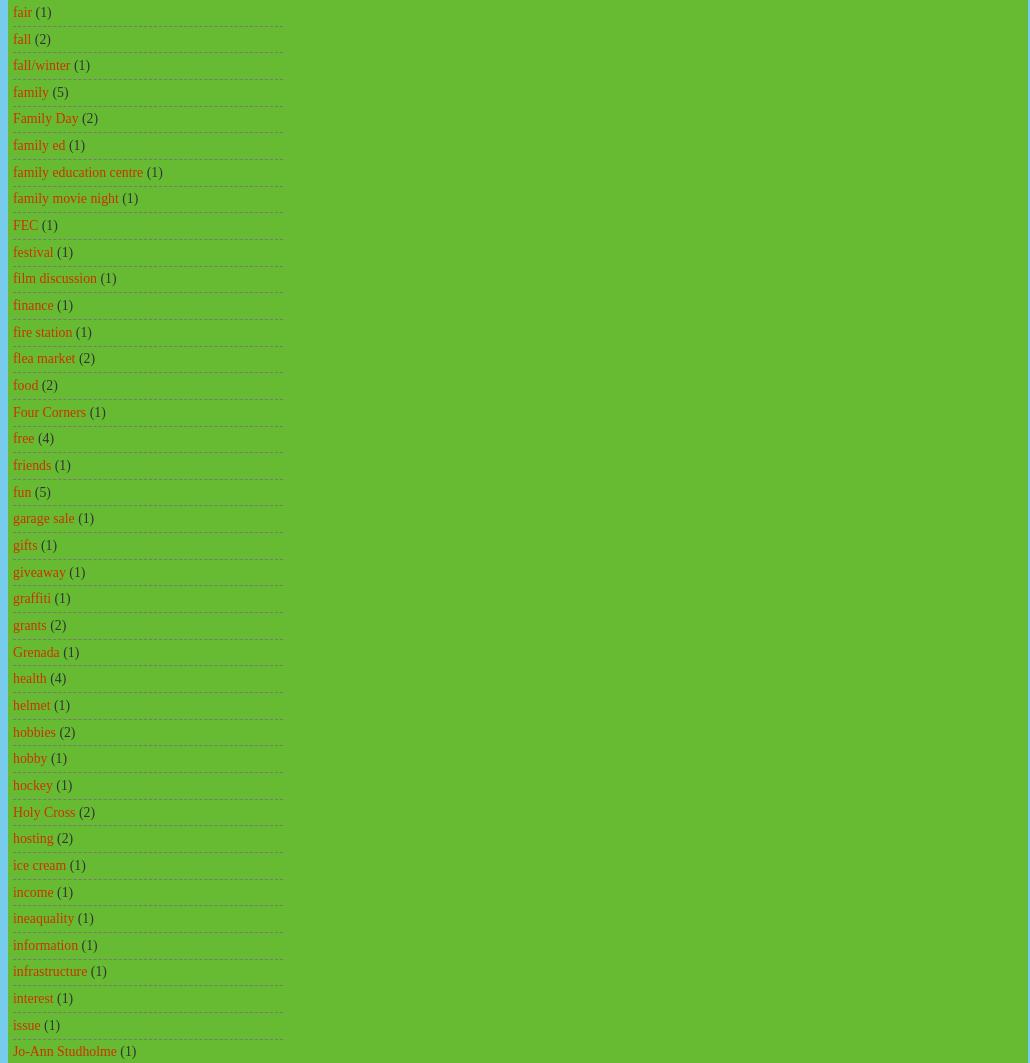  What do you see at coordinates (12, 118) in the screenshot?
I see `'Family Day'` at bounding box center [12, 118].